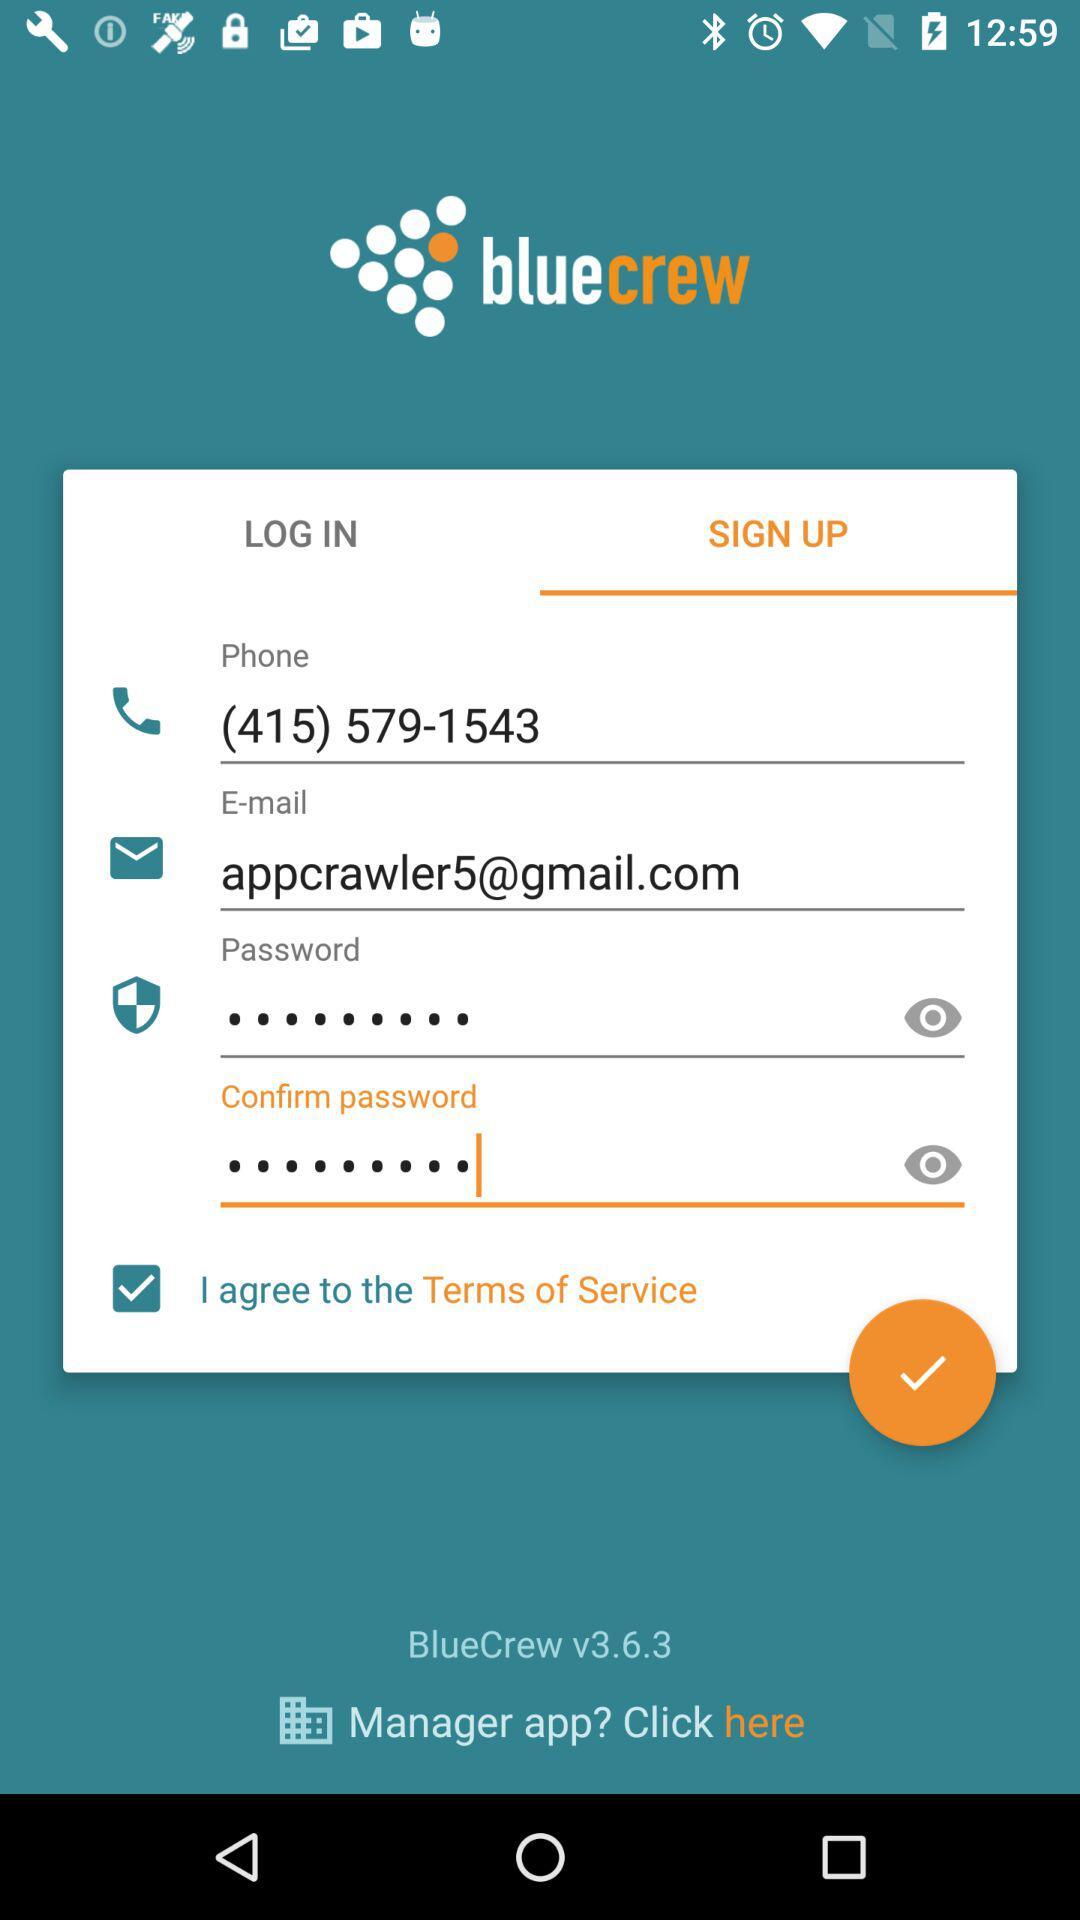 The width and height of the screenshot is (1080, 1920). I want to click on the check icon, so click(922, 1371).